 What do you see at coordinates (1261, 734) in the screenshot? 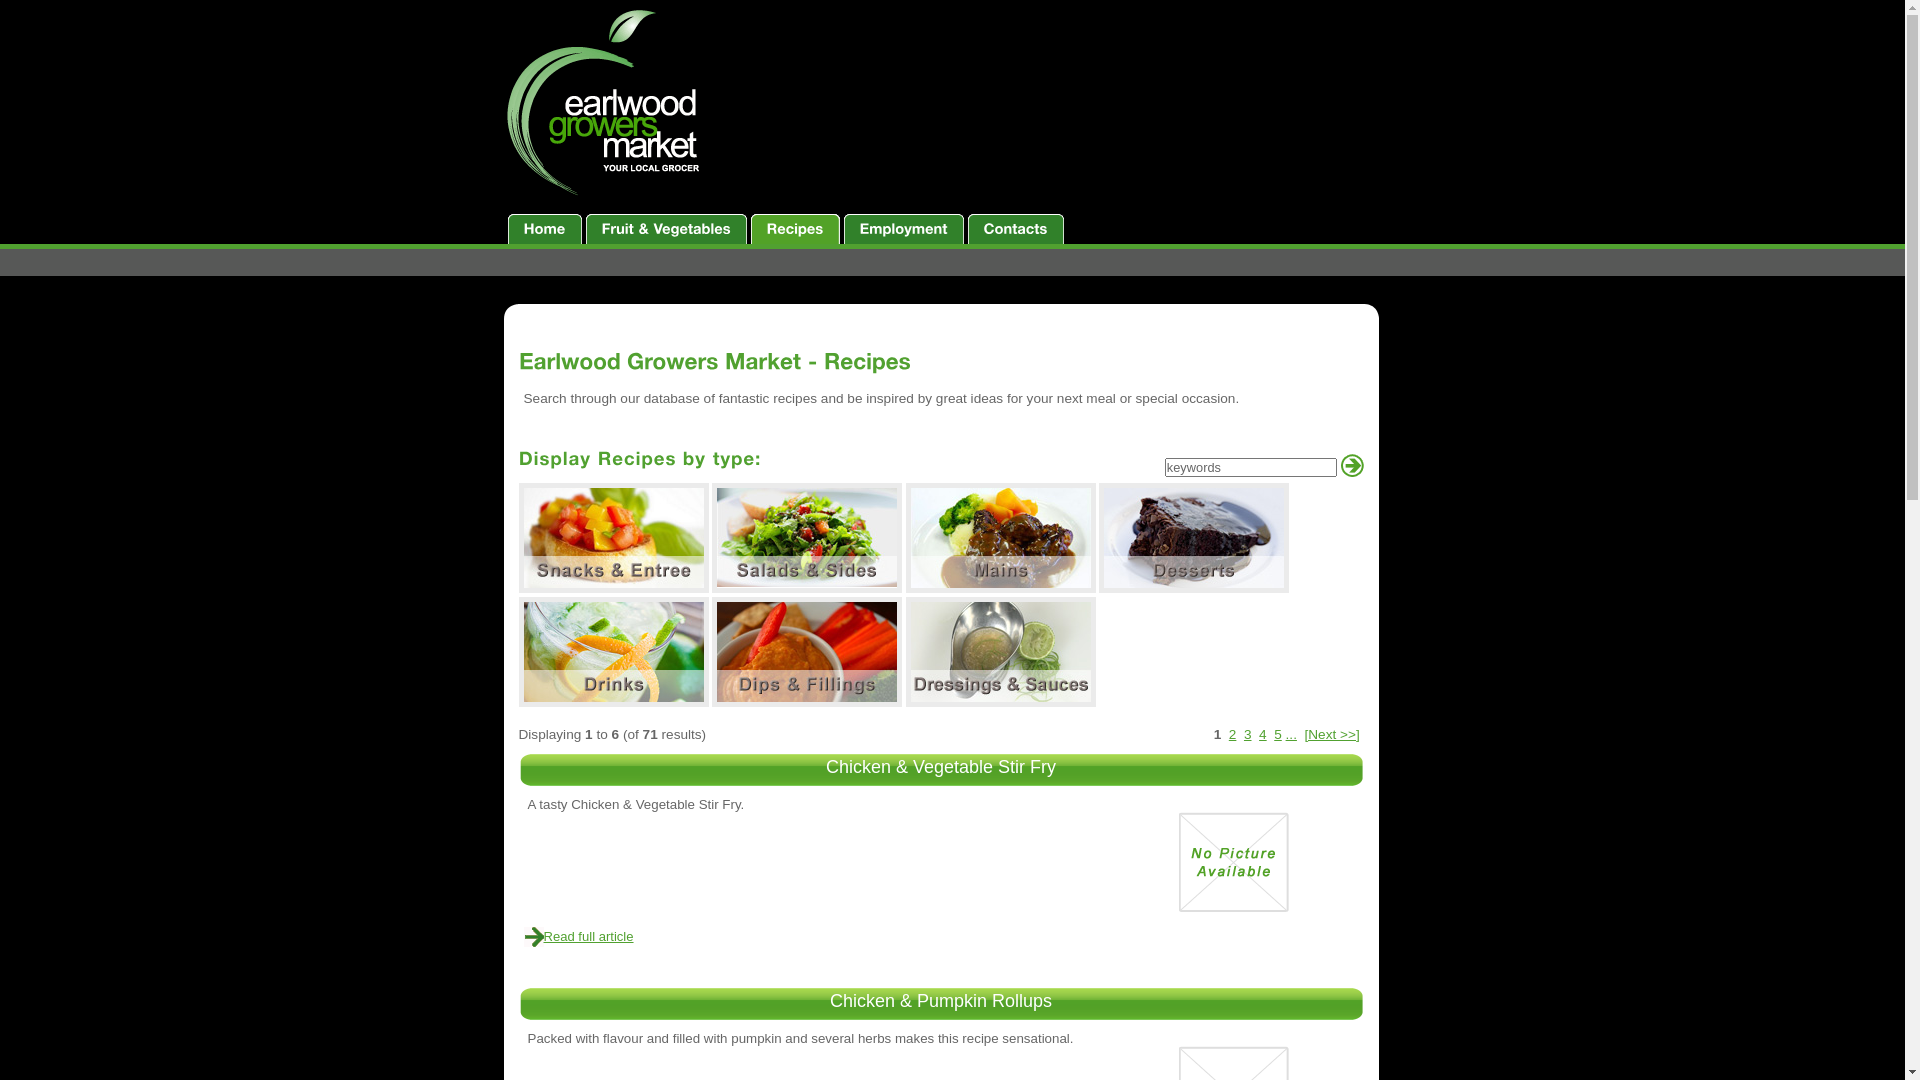
I see `'4'` at bounding box center [1261, 734].